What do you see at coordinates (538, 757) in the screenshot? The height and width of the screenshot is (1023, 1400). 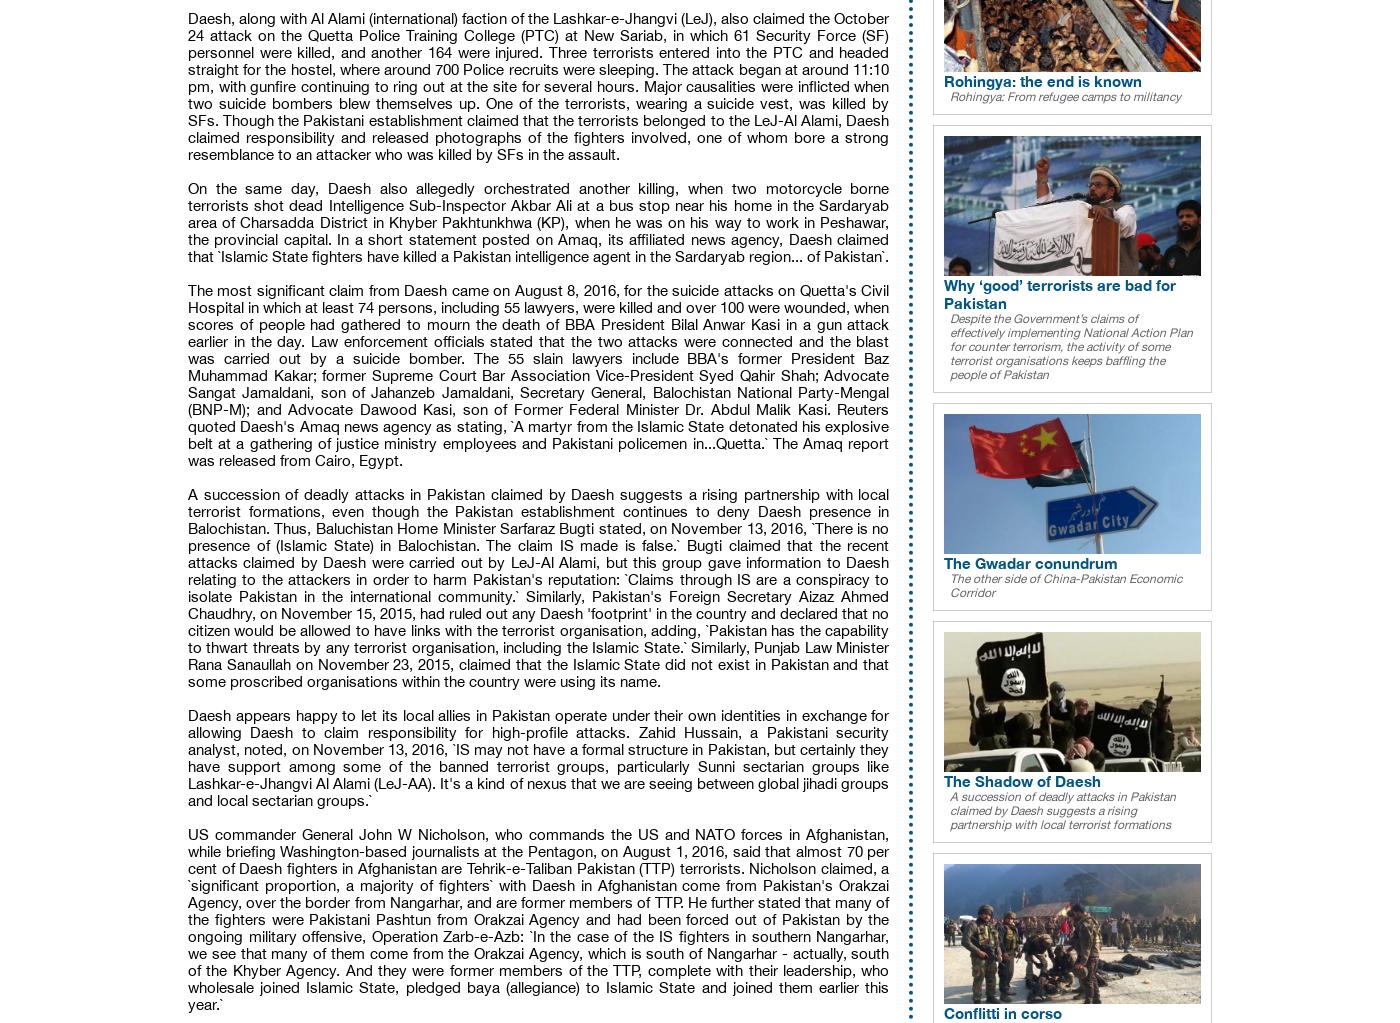 I see `'Daesh appears happy to let its local allies in Pakistan operate under their own identities in exchange for allowing Daesh to claim responsibility for high-profile attacks. Zahid Hussain, a Pakistani security analyst, noted, on November 13, 2016, `IS may not have a formal structure in Pakistan, but certainly they have support among some of the banned terrorist groups, particularly Sunni sectarian groups like Lashkar-e-Jhangvi Al Alami (LeJ-AA). It's a kind of nexus that we are seeing between global jihadi groups and local sectarian groups.`'` at bounding box center [538, 757].